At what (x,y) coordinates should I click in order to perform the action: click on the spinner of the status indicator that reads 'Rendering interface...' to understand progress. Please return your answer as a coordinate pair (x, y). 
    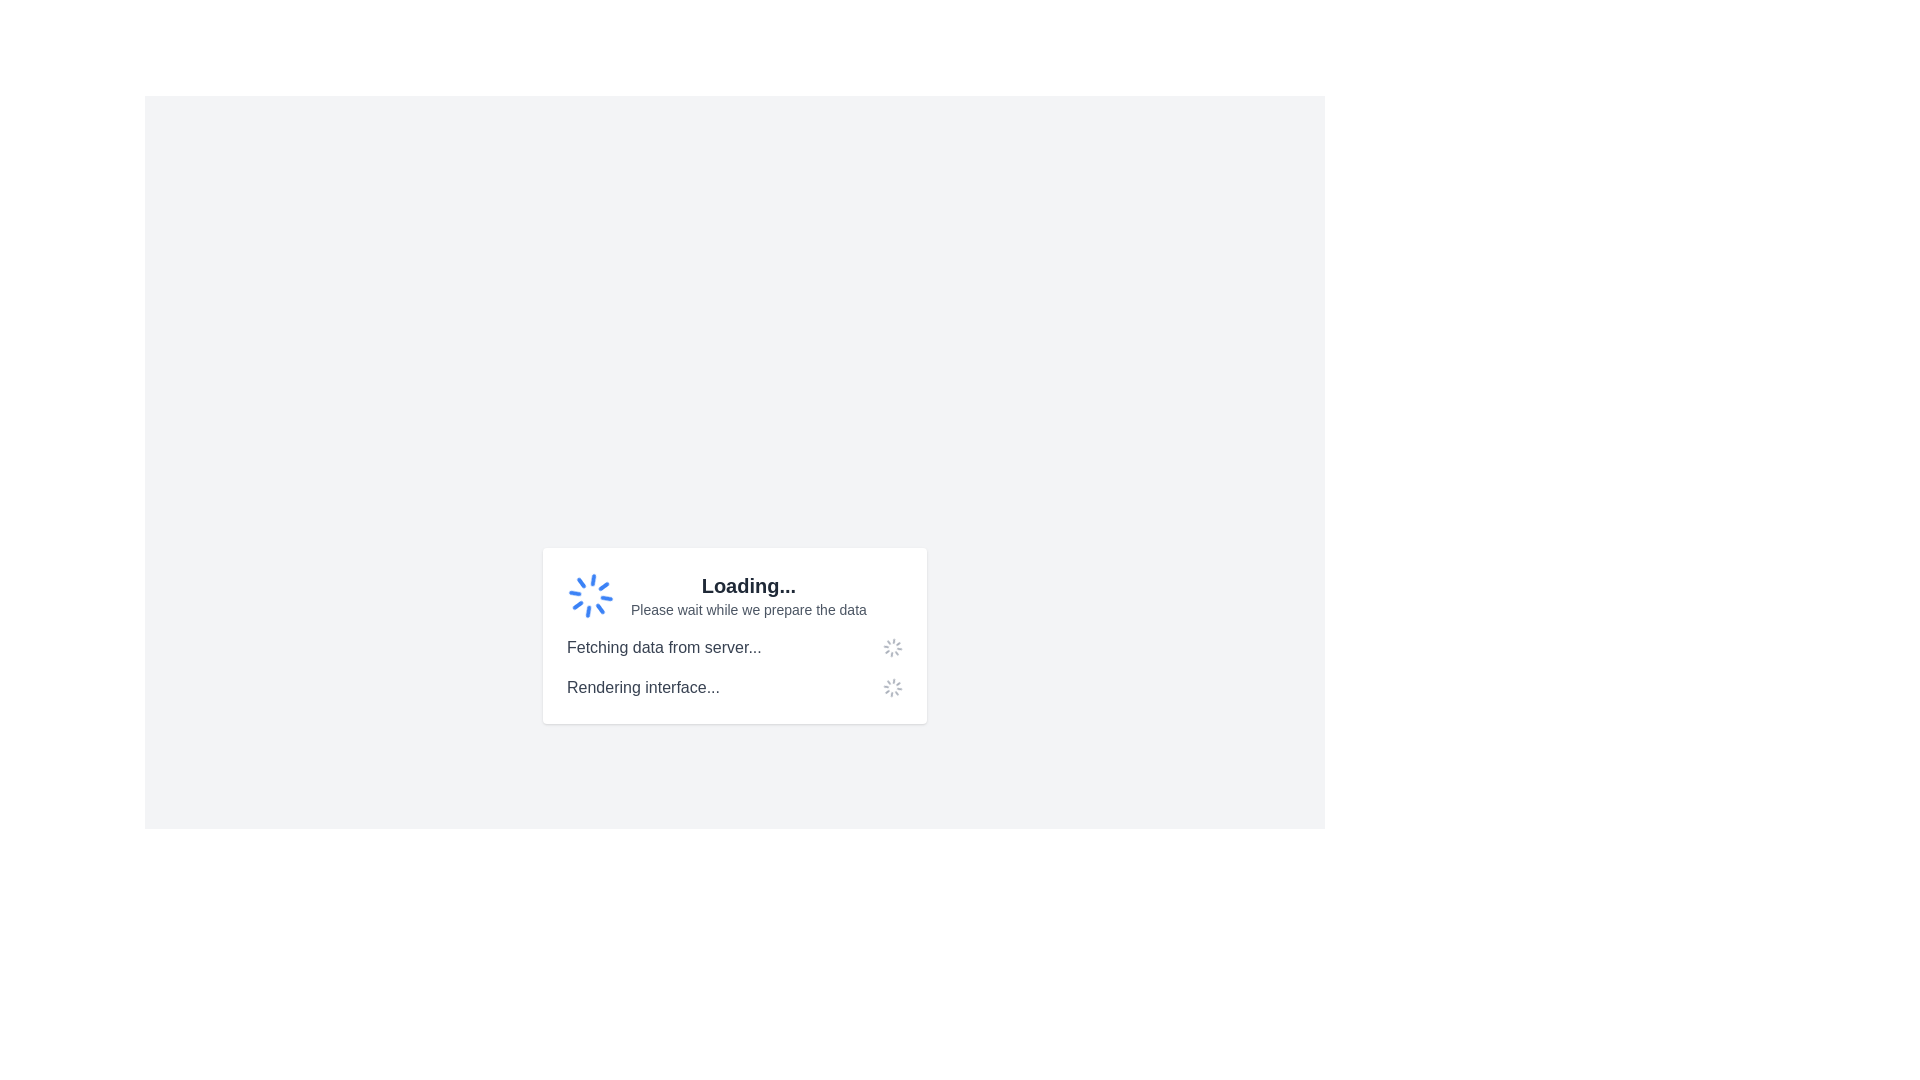
    Looking at the image, I should click on (733, 686).